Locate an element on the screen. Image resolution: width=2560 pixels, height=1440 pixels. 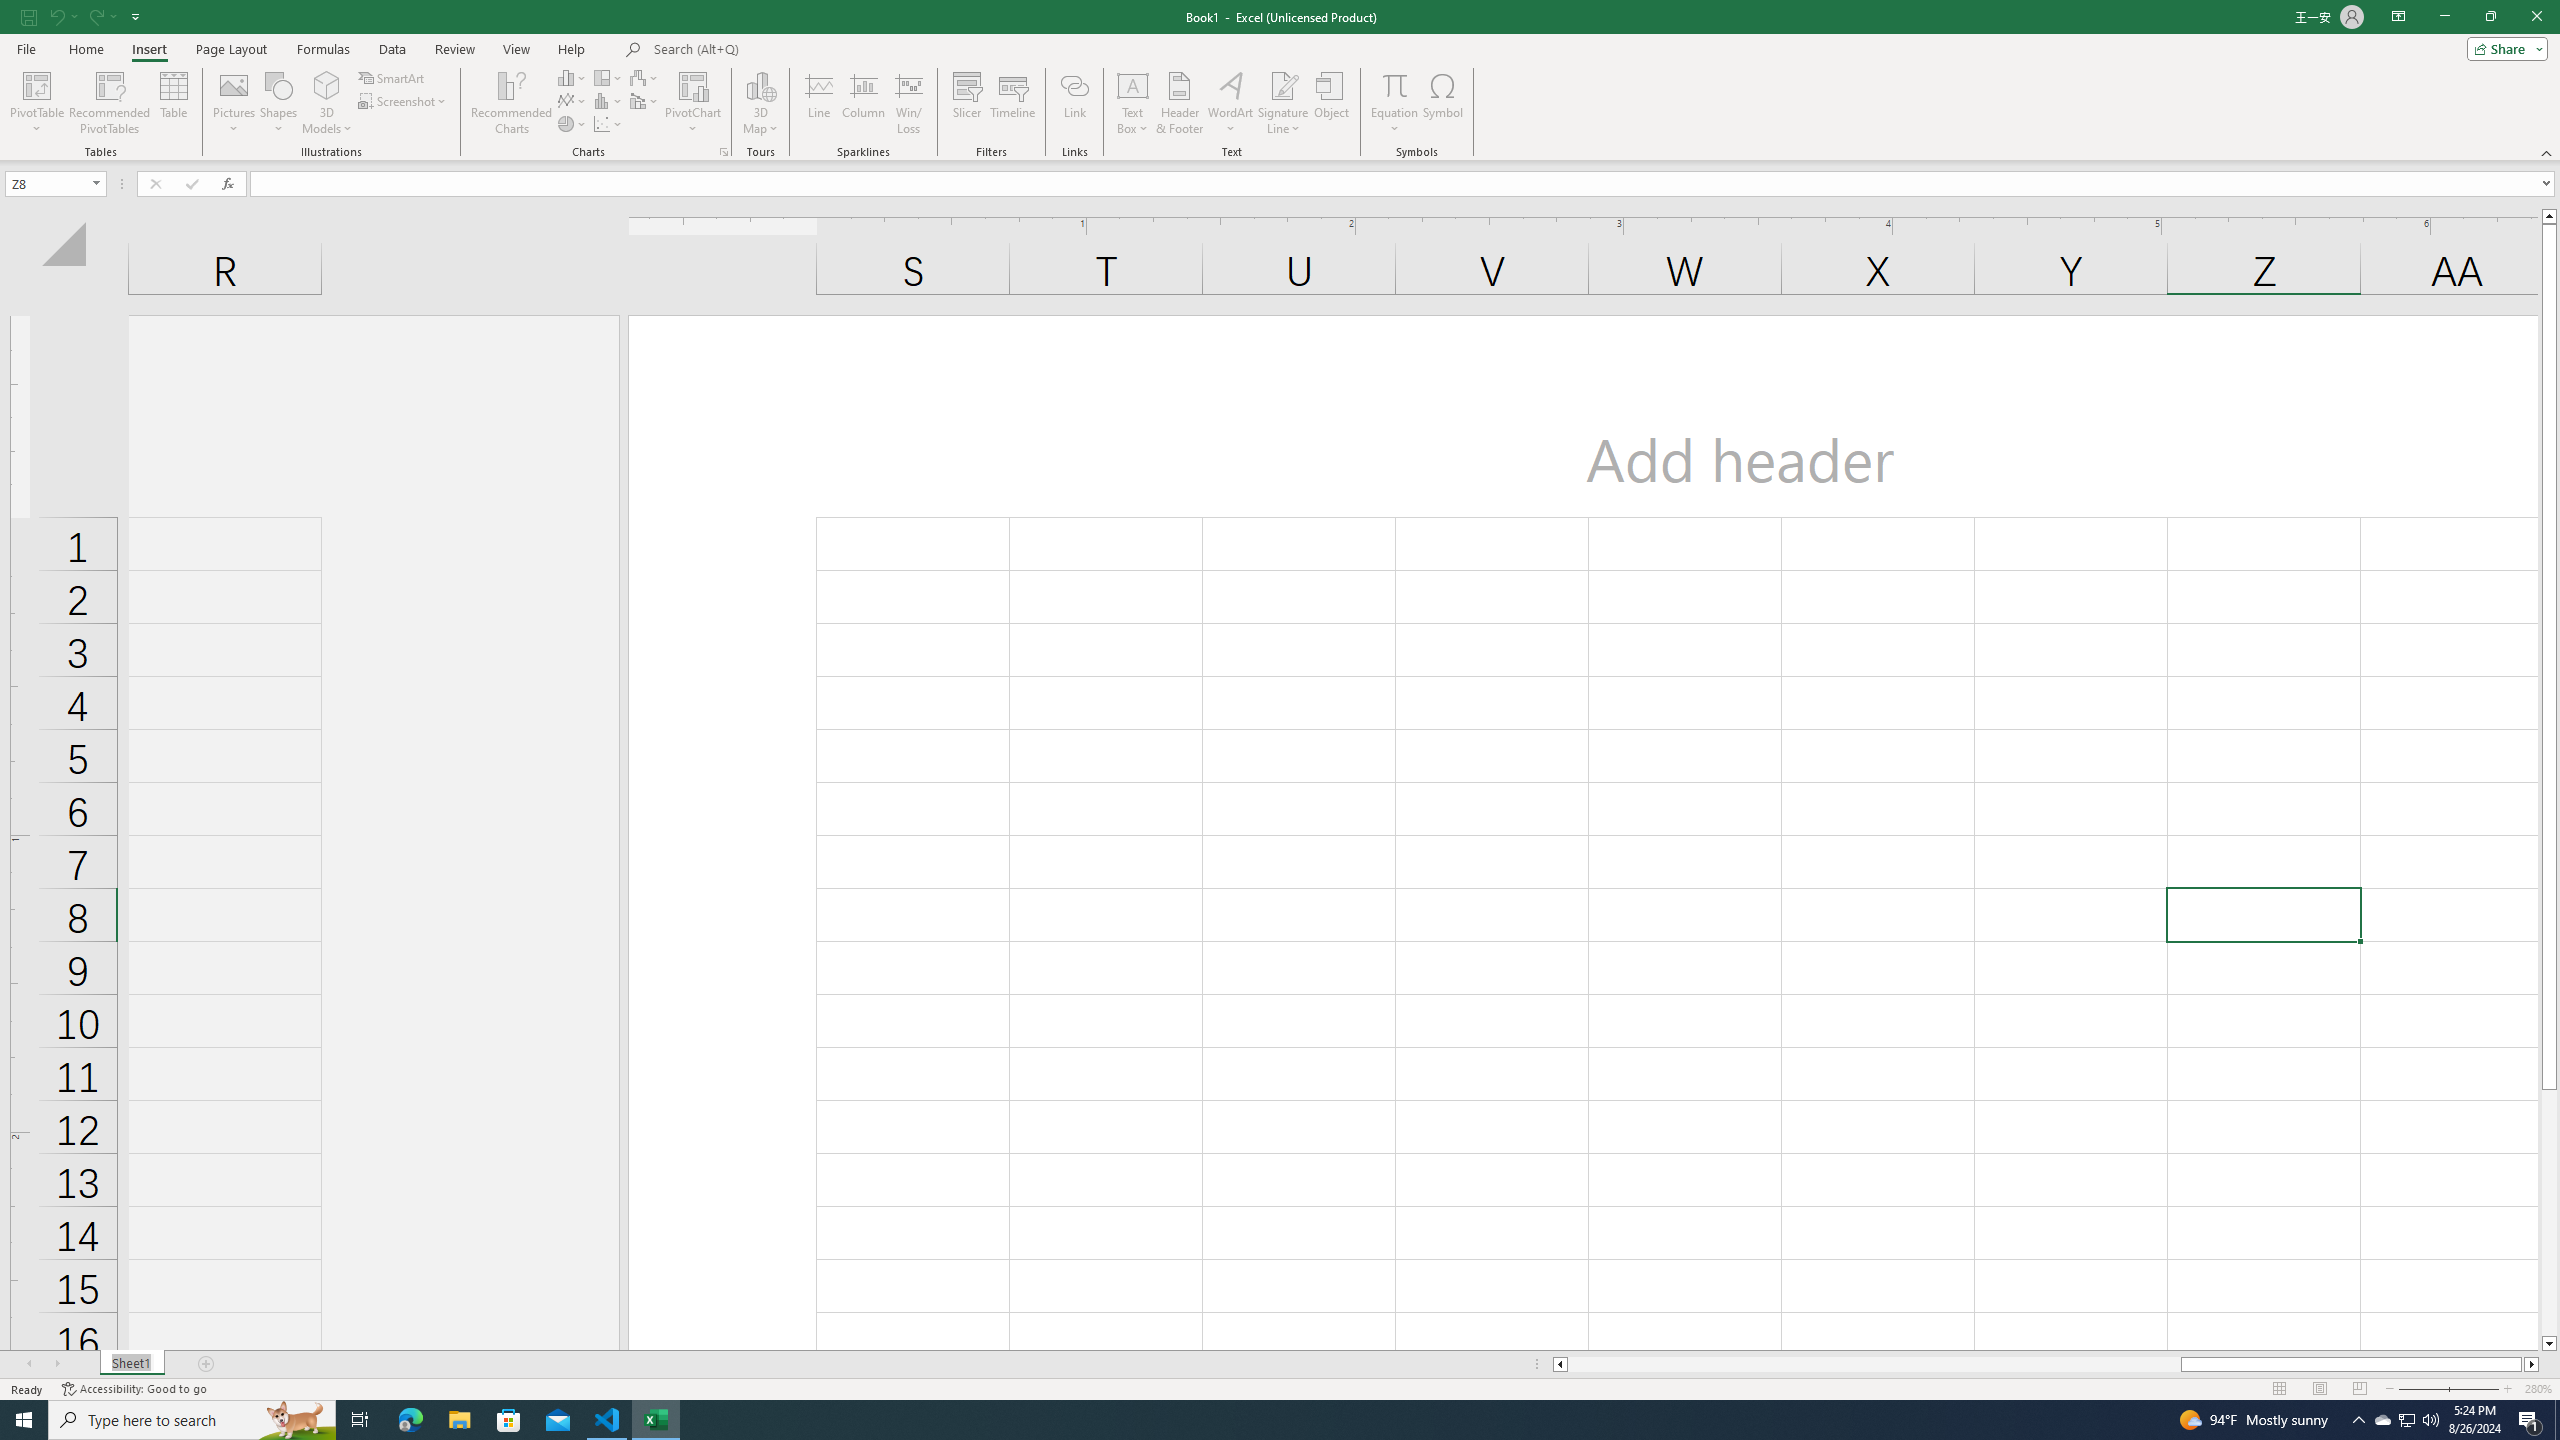
'Screenshot' is located at coordinates (403, 99).